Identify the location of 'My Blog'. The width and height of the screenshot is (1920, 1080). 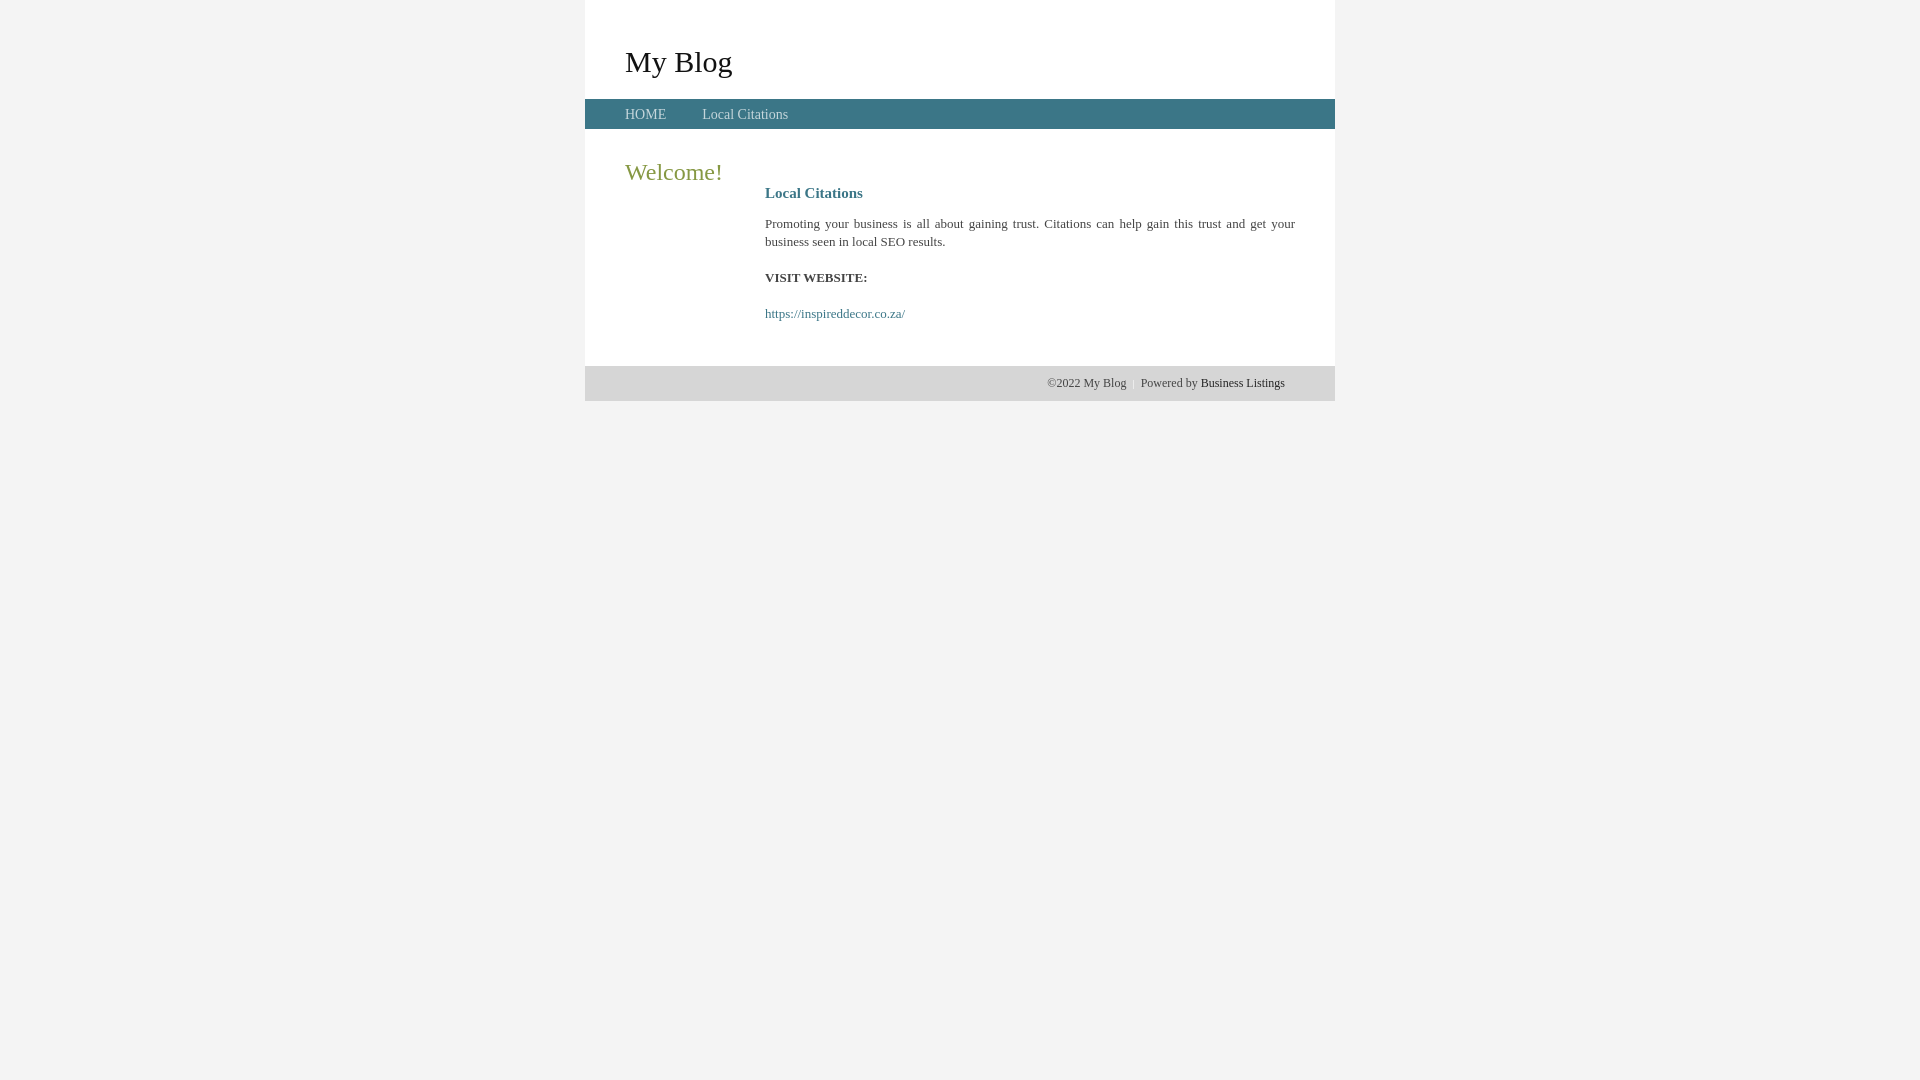
(678, 60).